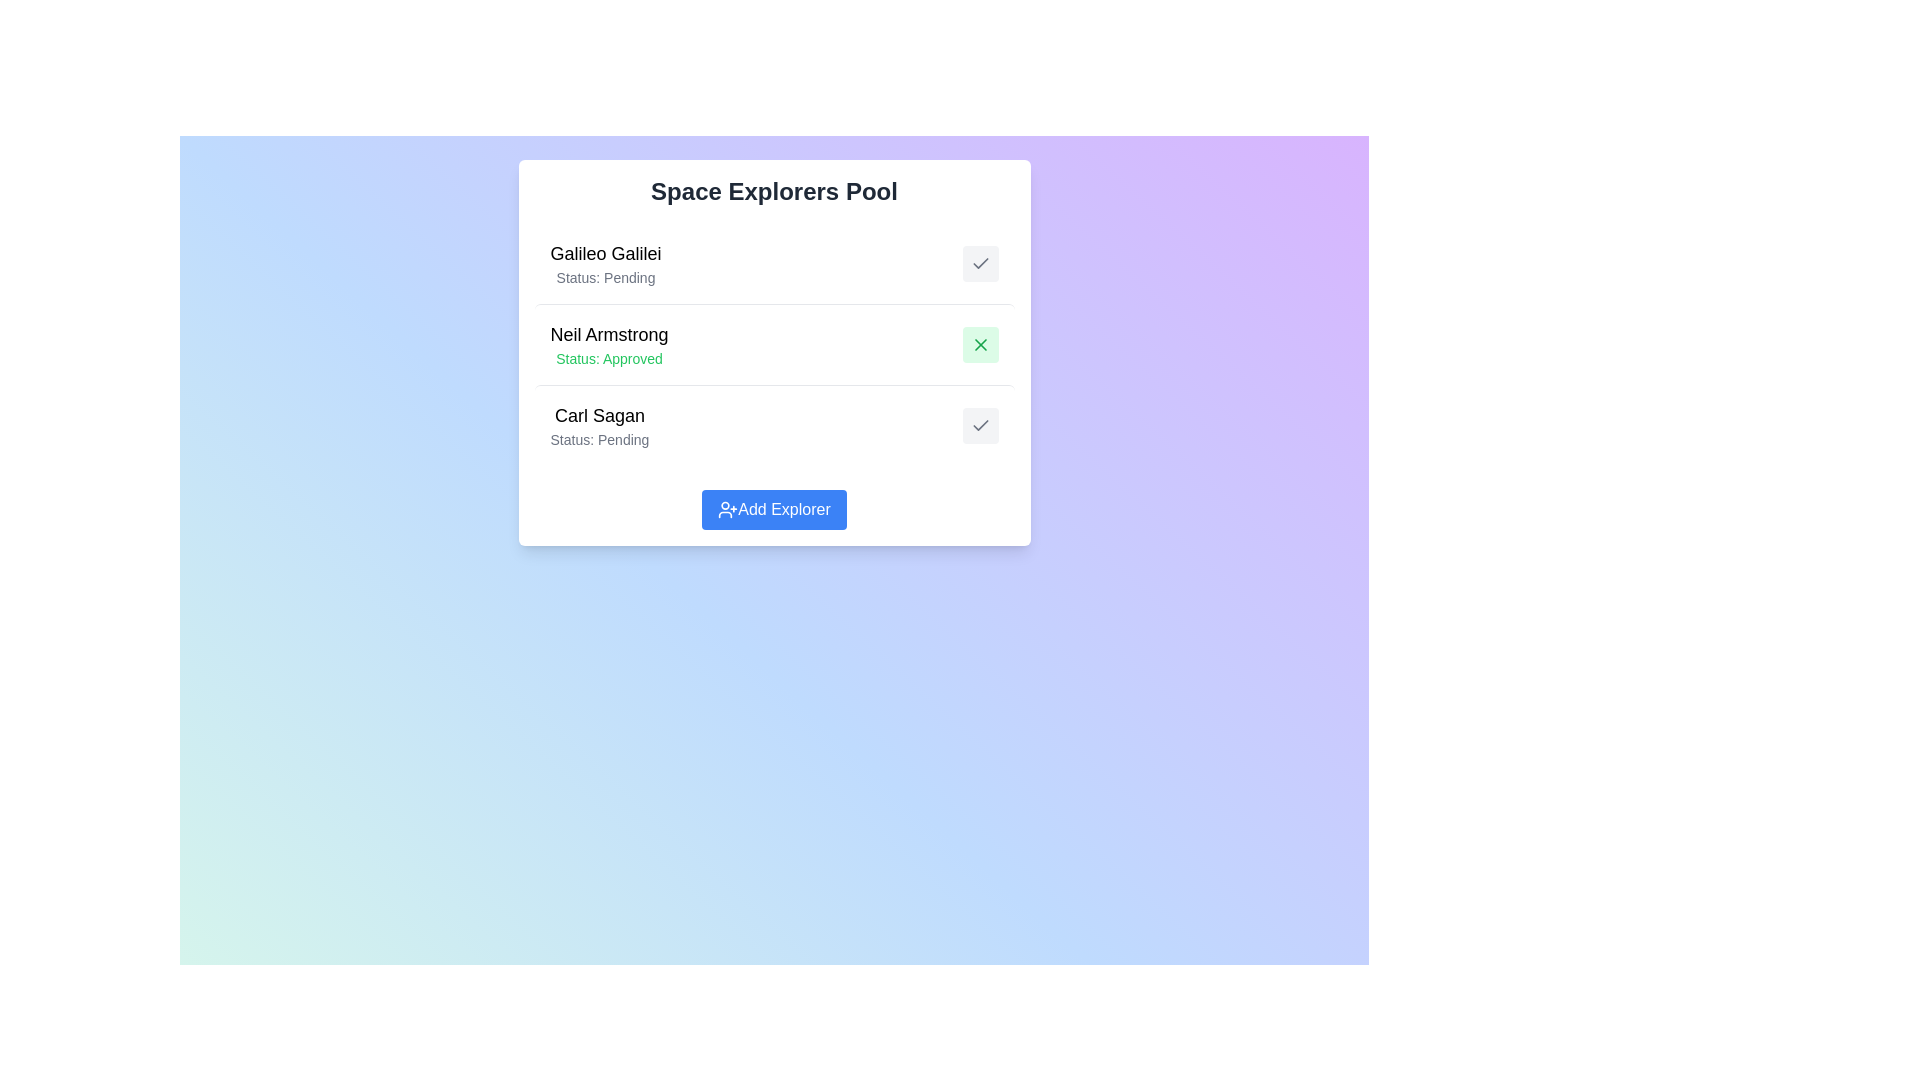  Describe the element at coordinates (980, 262) in the screenshot. I see `the Icon Button located at the far-right corner of the row for 'Galileo Galilei'` at that location.